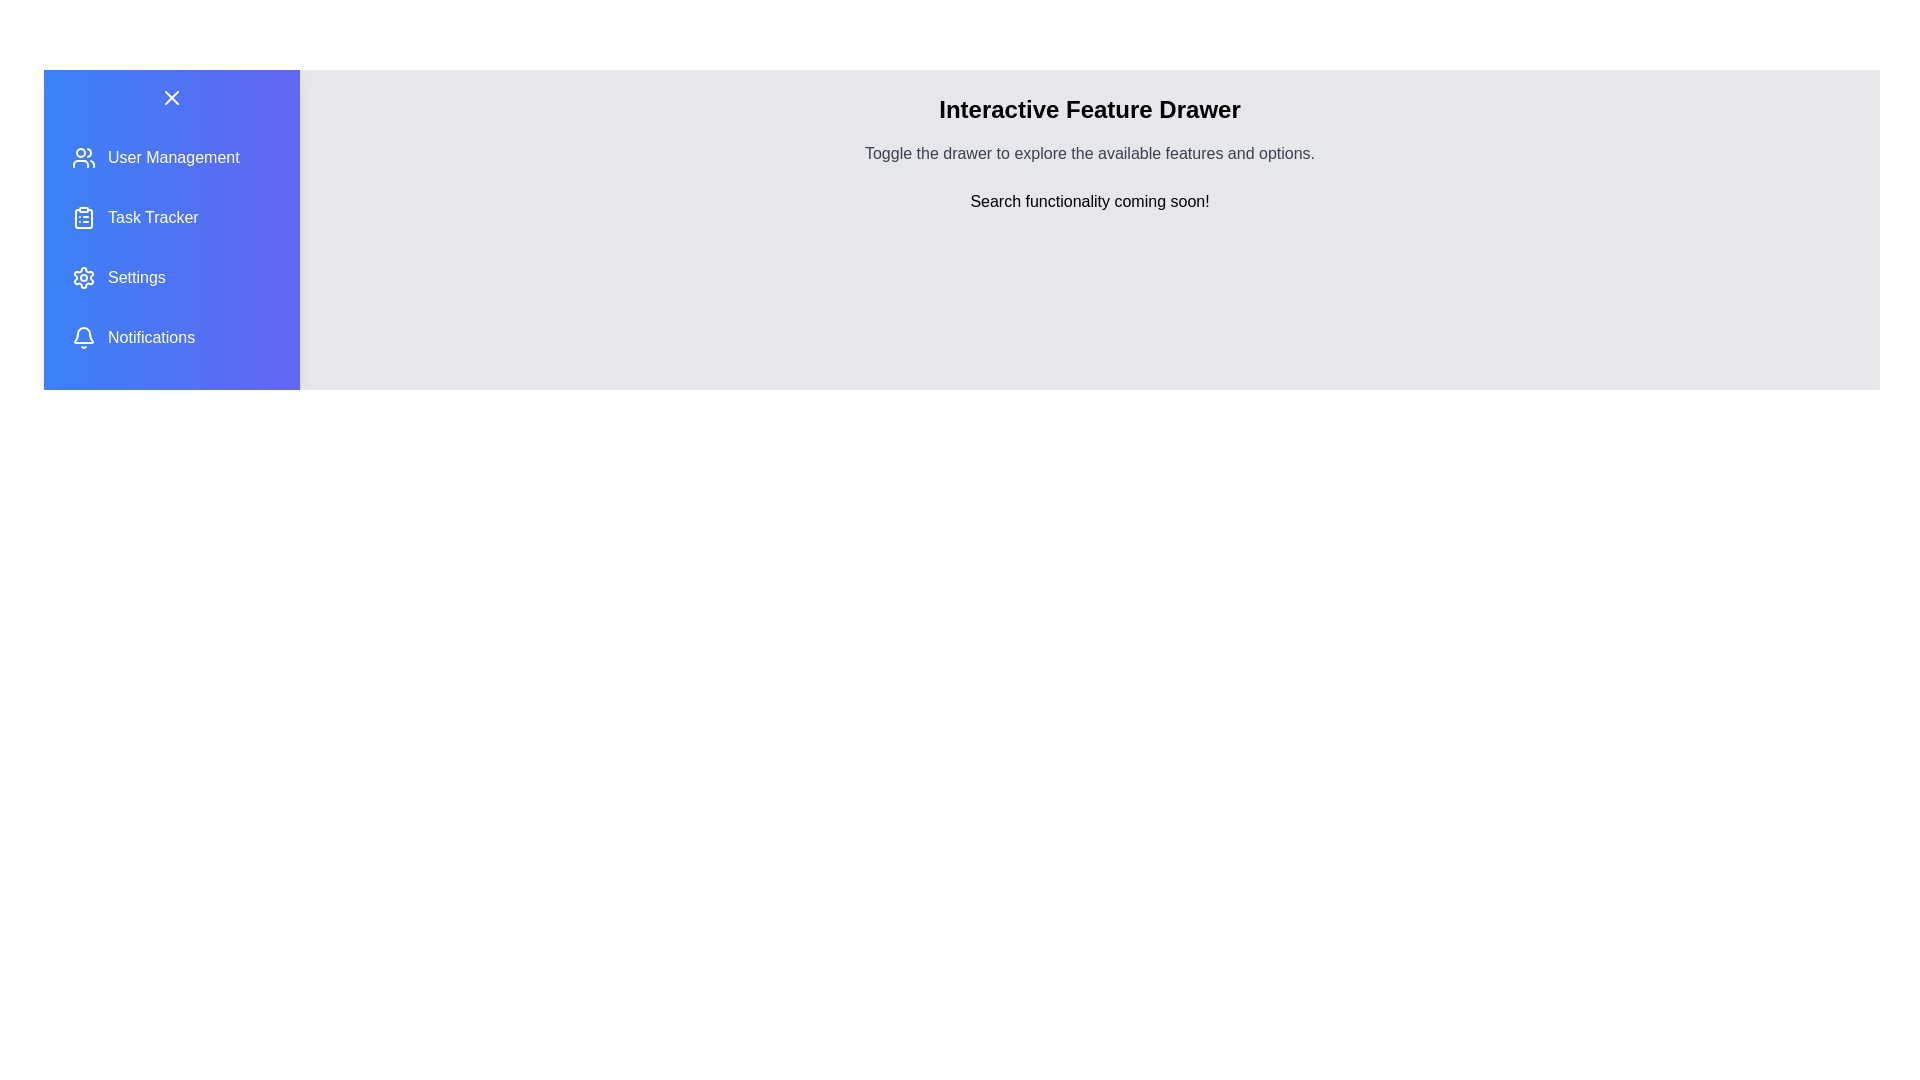  I want to click on the feature item User Management to observe the hover effect, so click(172, 157).